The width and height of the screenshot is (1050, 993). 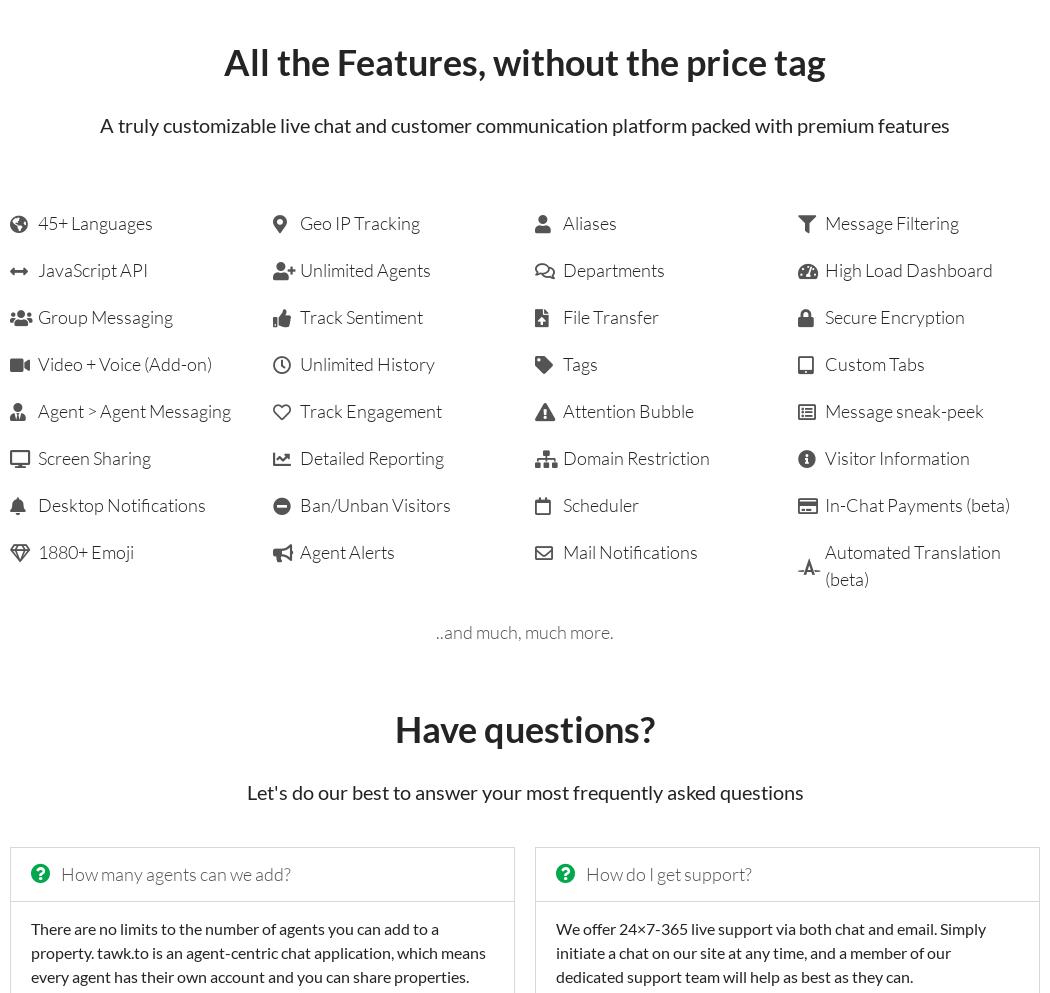 What do you see at coordinates (525, 728) in the screenshot?
I see `'Have questions?'` at bounding box center [525, 728].